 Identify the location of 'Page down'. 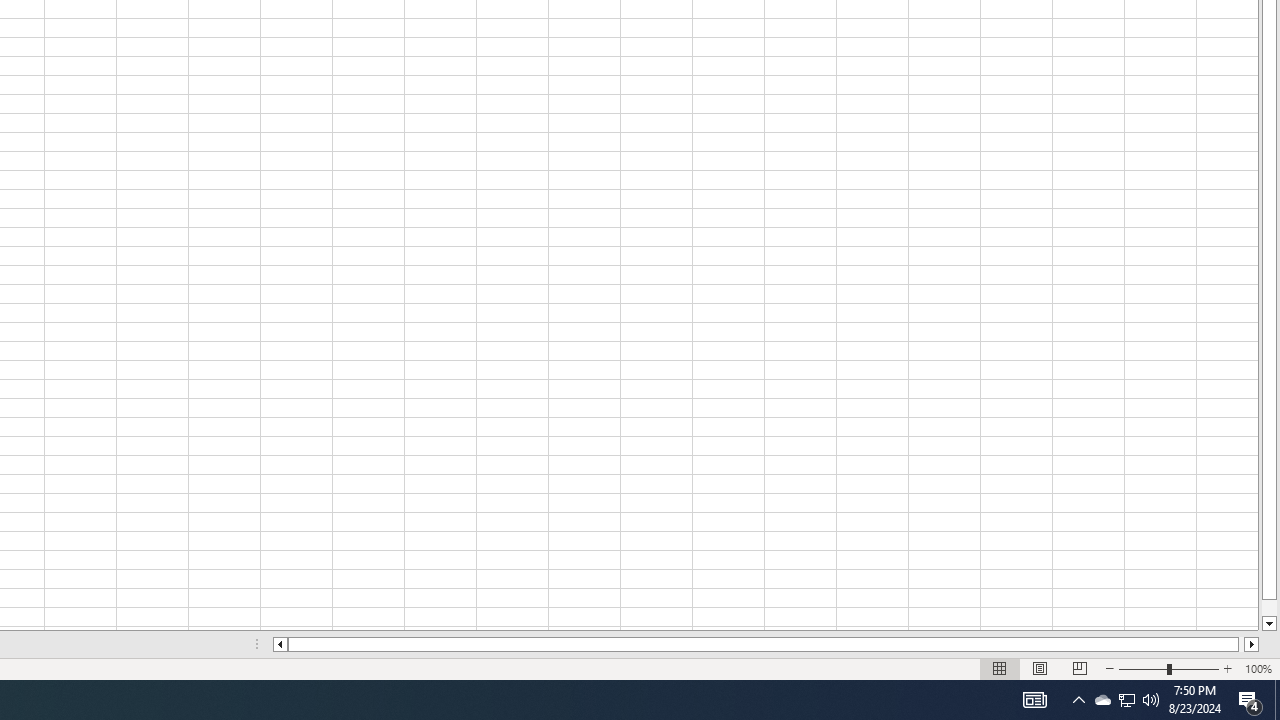
(1268, 607).